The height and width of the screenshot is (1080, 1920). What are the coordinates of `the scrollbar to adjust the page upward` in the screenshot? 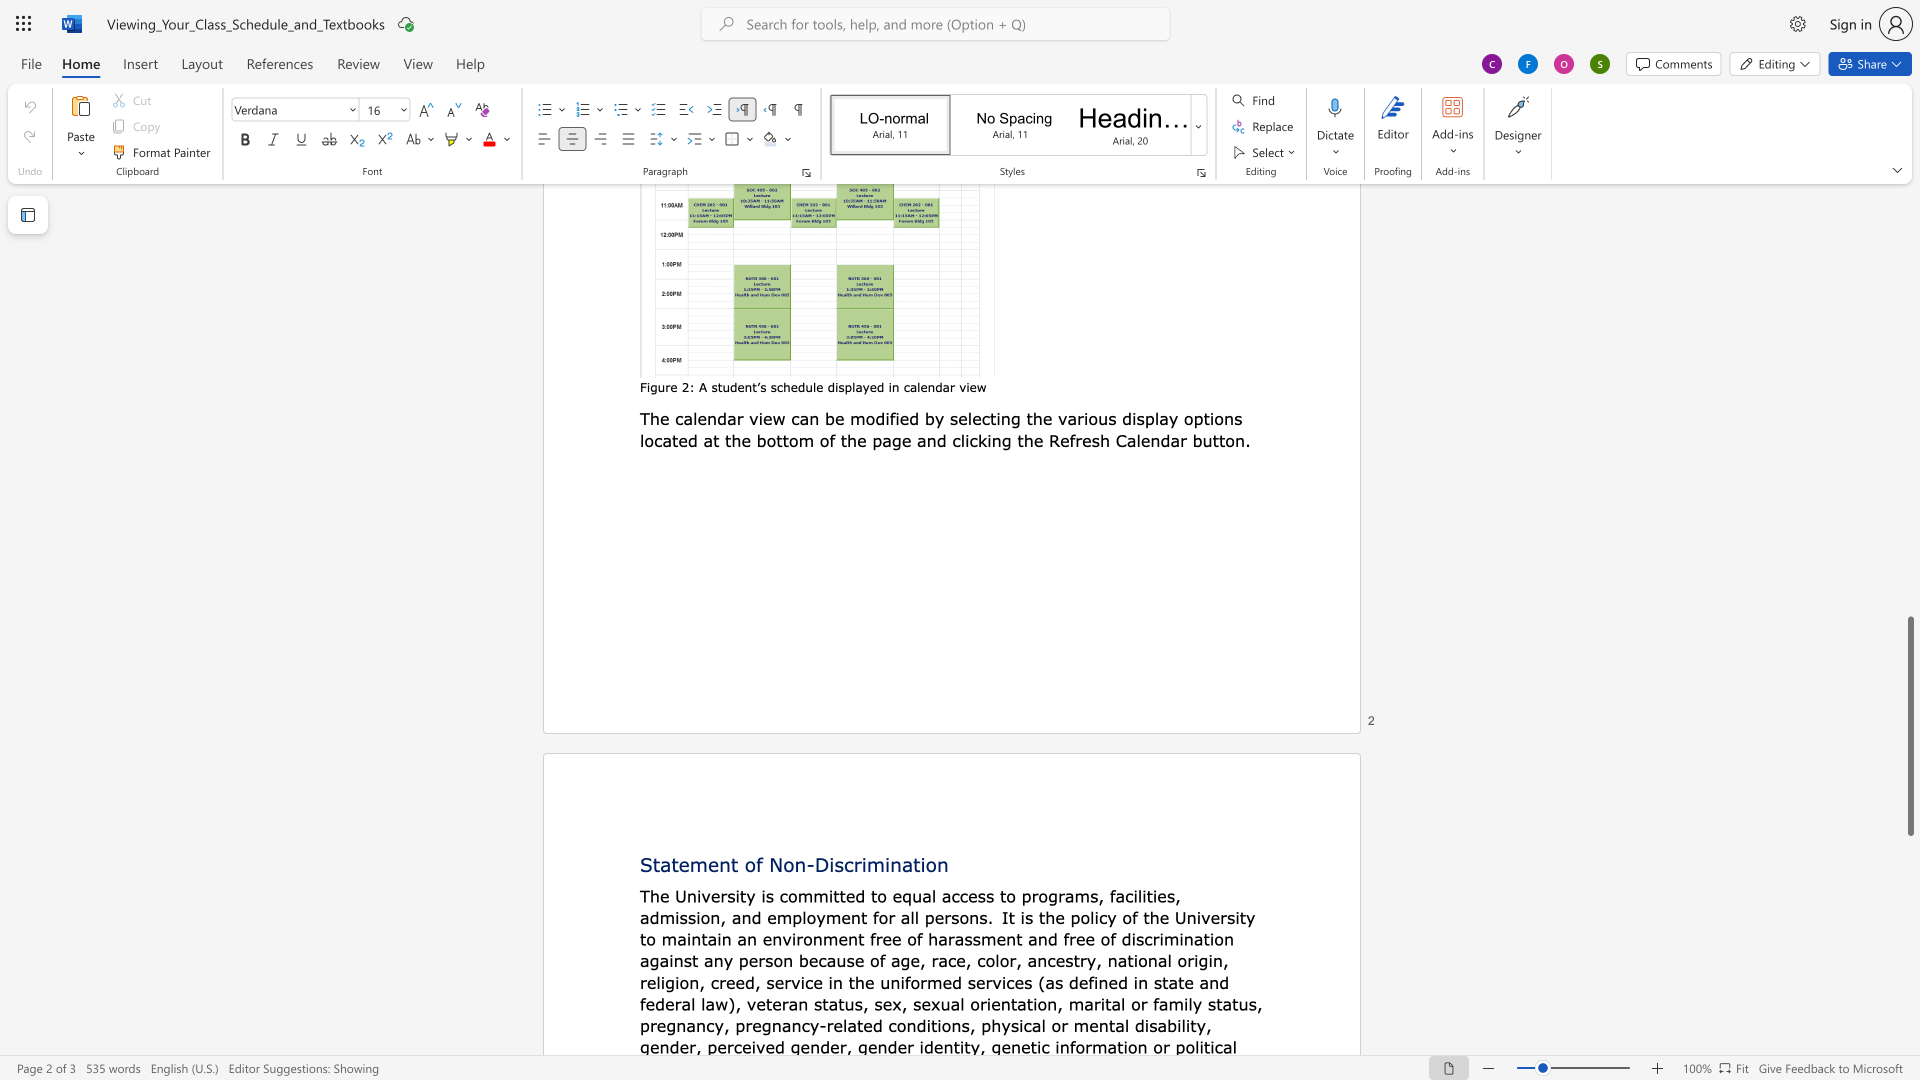 It's located at (1909, 479).